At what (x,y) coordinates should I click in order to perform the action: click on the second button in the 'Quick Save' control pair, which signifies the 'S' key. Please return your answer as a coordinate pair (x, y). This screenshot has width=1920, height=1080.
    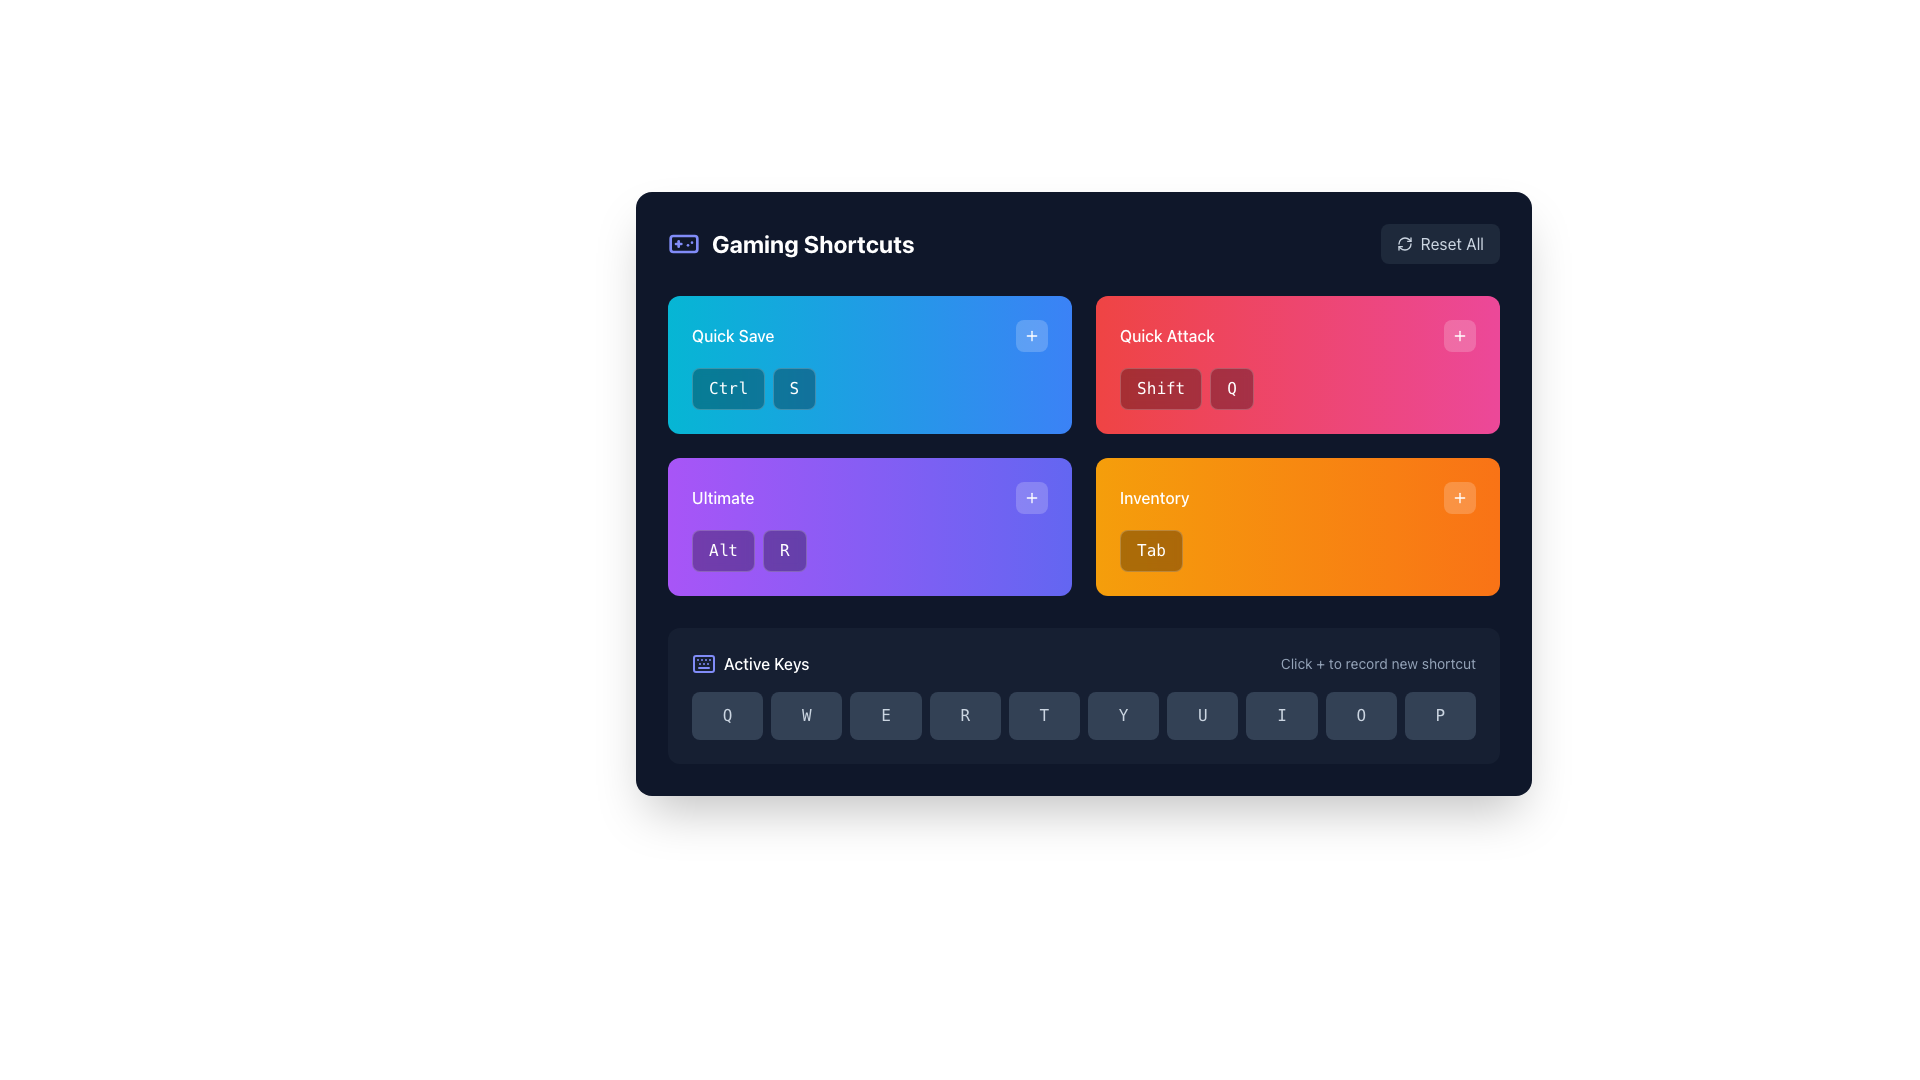
    Looking at the image, I should click on (793, 389).